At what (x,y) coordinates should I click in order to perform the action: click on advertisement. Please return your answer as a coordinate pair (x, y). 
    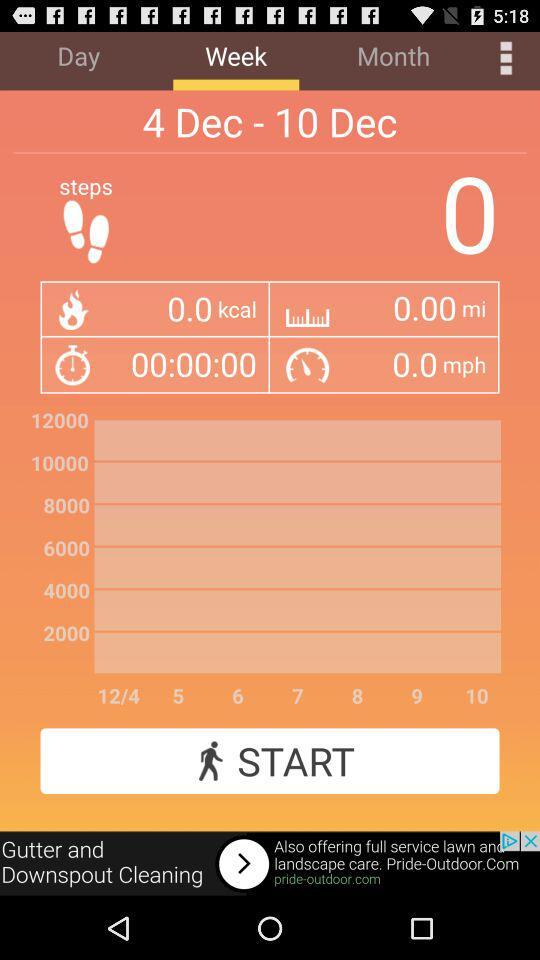
    Looking at the image, I should click on (270, 863).